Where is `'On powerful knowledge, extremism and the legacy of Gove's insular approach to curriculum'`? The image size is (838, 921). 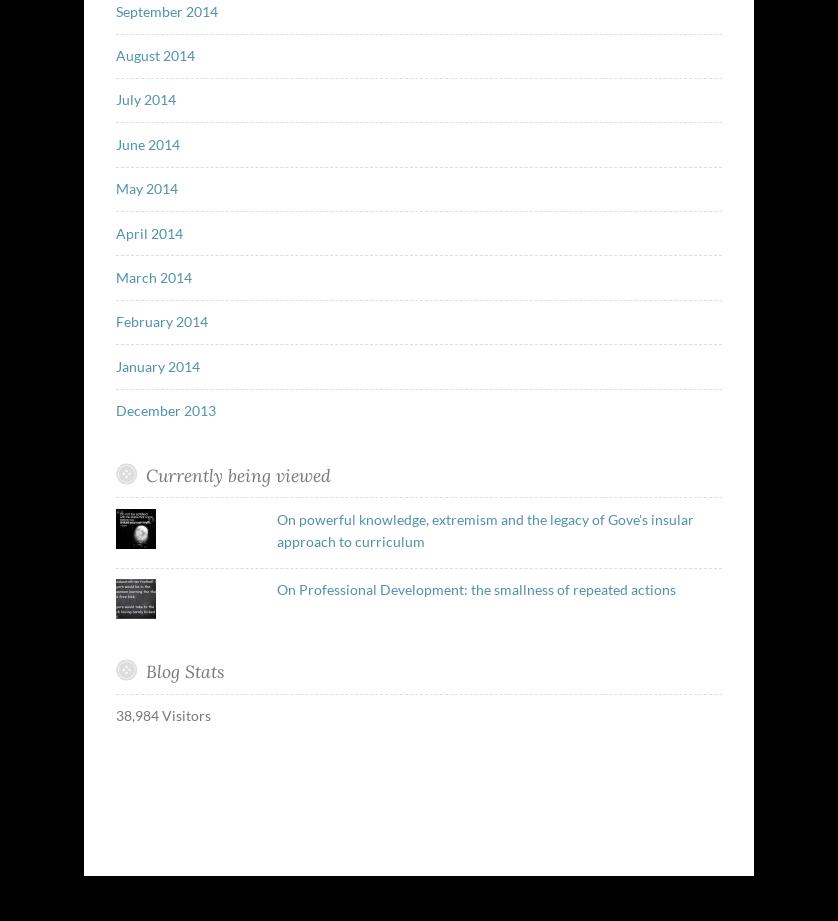
'On powerful knowledge, extremism and the legacy of Gove's insular approach to curriculum' is located at coordinates (275, 529).